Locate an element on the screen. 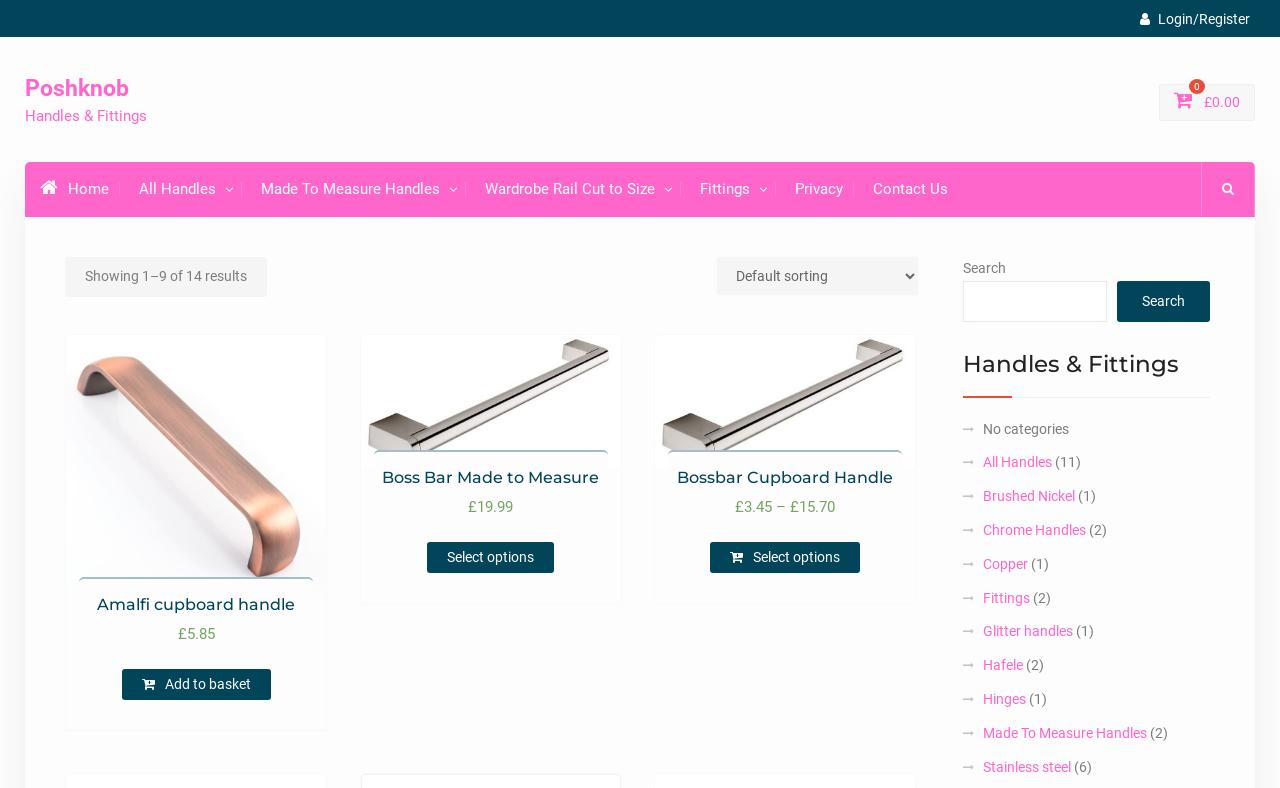 This screenshot has height=788, width=1280. '11' is located at coordinates (1066, 461).